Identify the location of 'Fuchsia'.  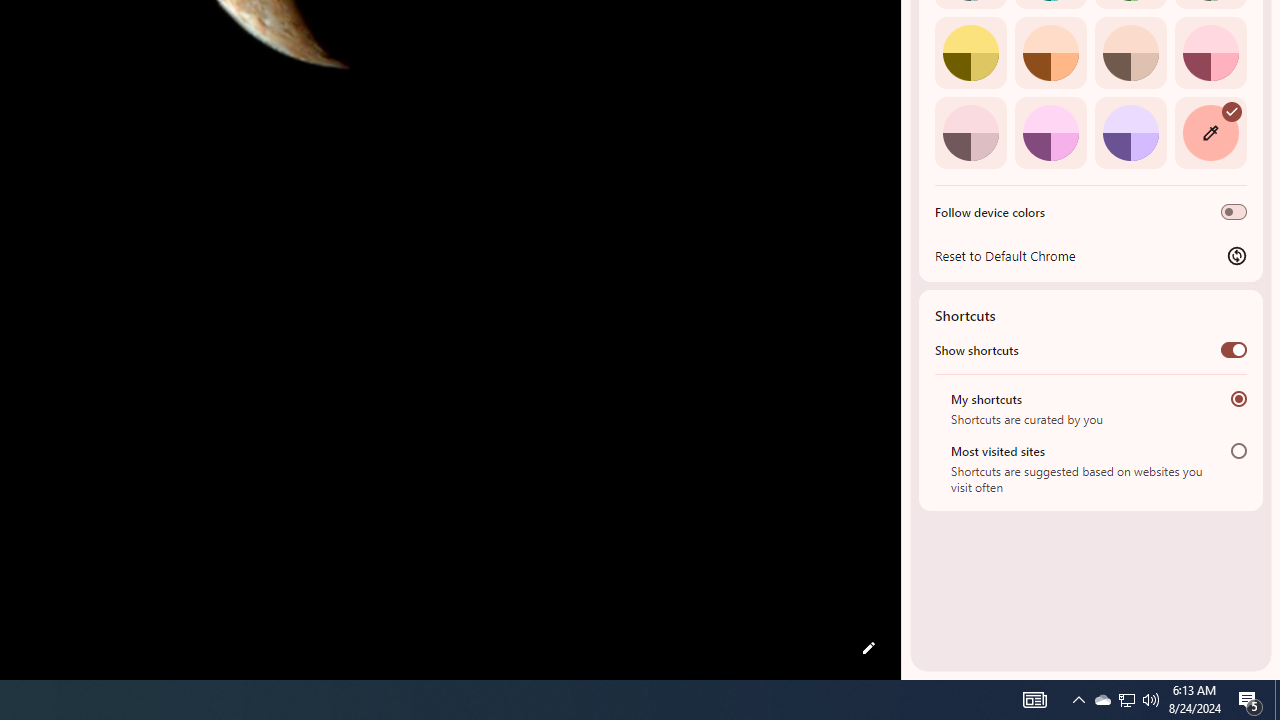
(1049, 132).